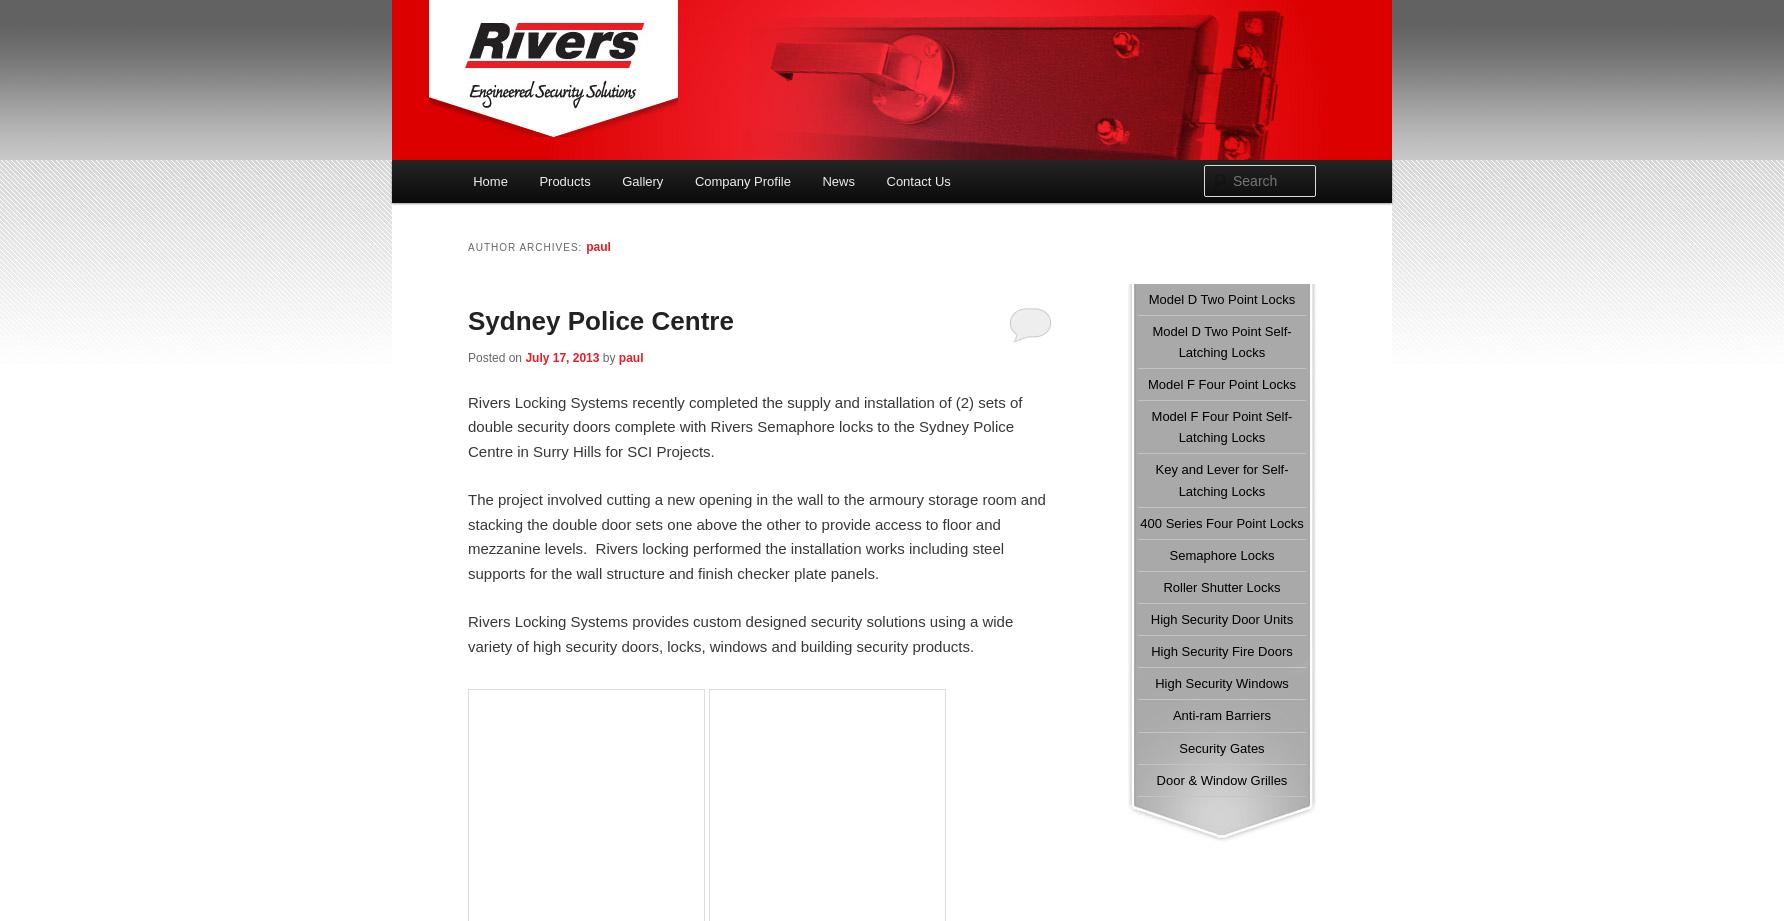  Describe the element at coordinates (1221, 521) in the screenshot. I see `'400 Series Four Point Locks'` at that location.